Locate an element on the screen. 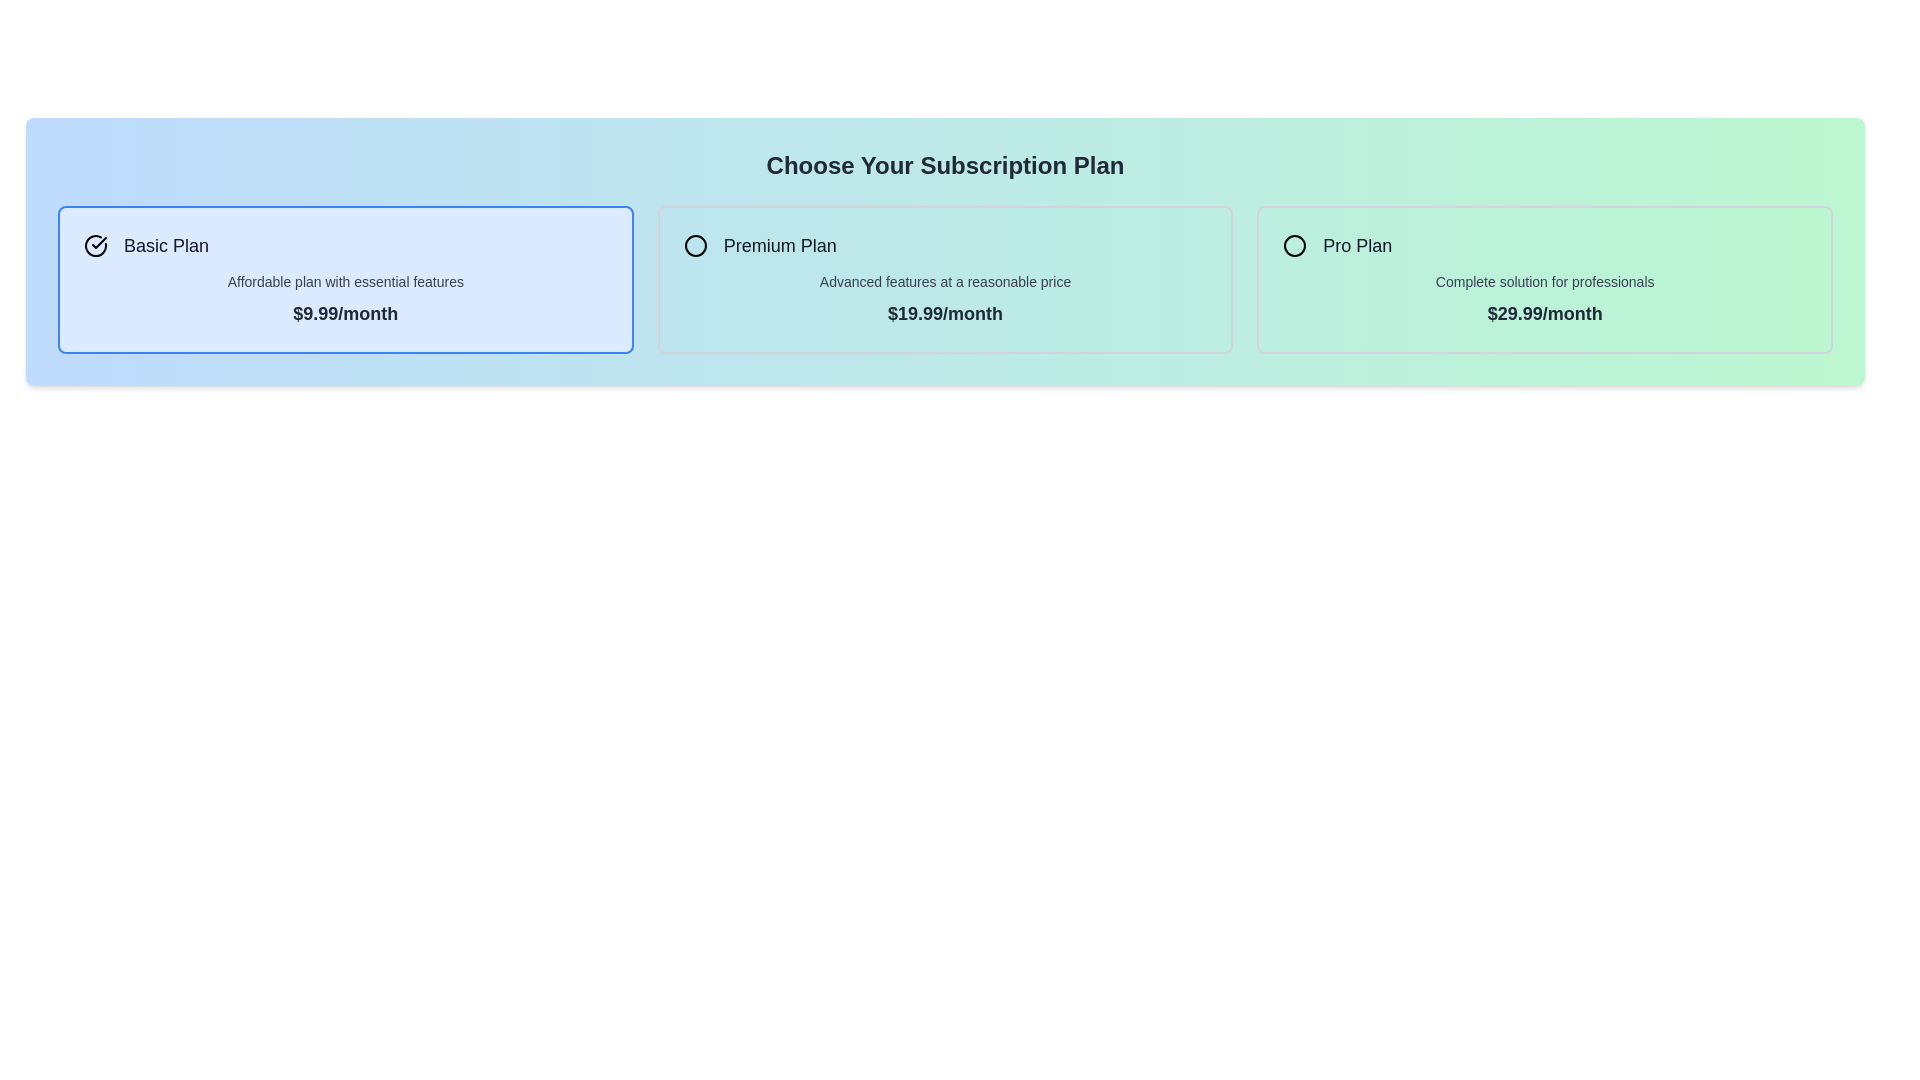 The width and height of the screenshot is (1920, 1080). the 'Premium Plan' card which is the second card in a grid of three horizontally aligned cards, identified by its light background, border, bold title, description, and price is located at coordinates (944, 280).